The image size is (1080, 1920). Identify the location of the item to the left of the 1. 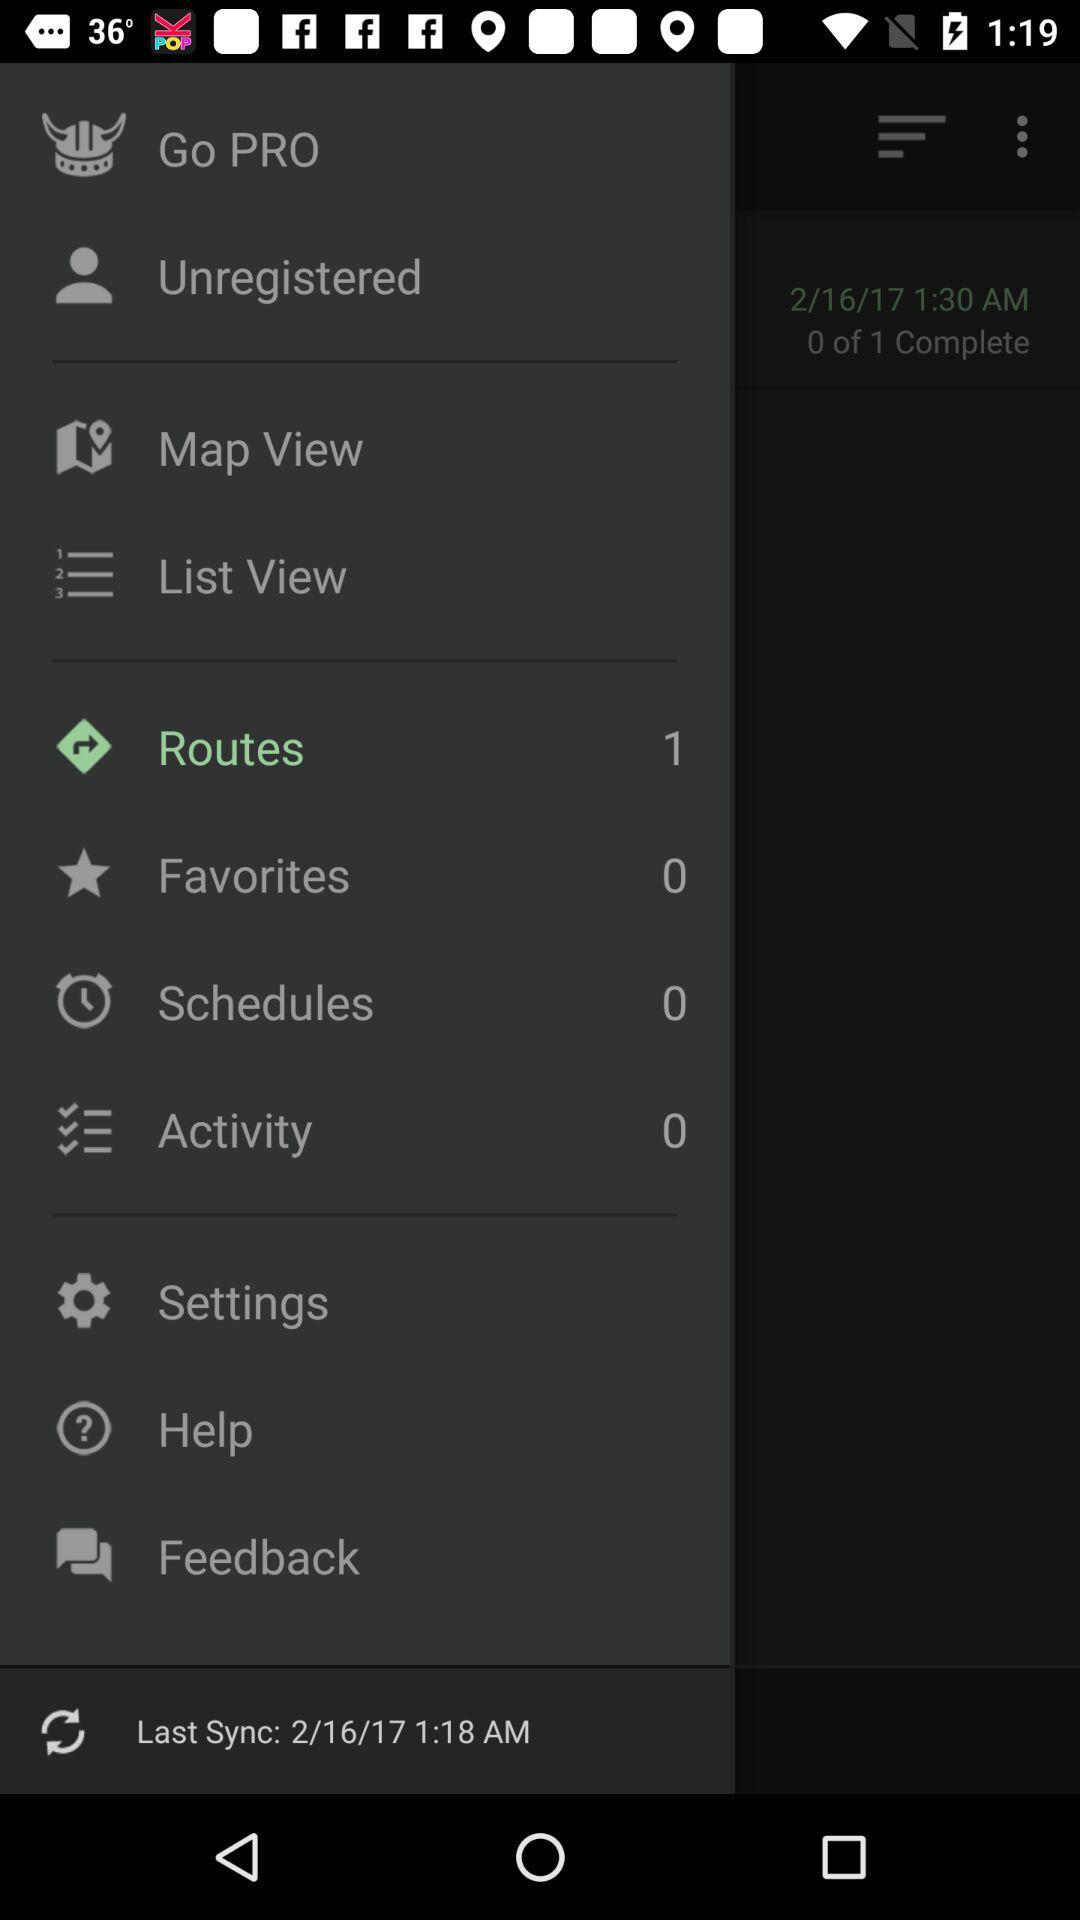
(404, 874).